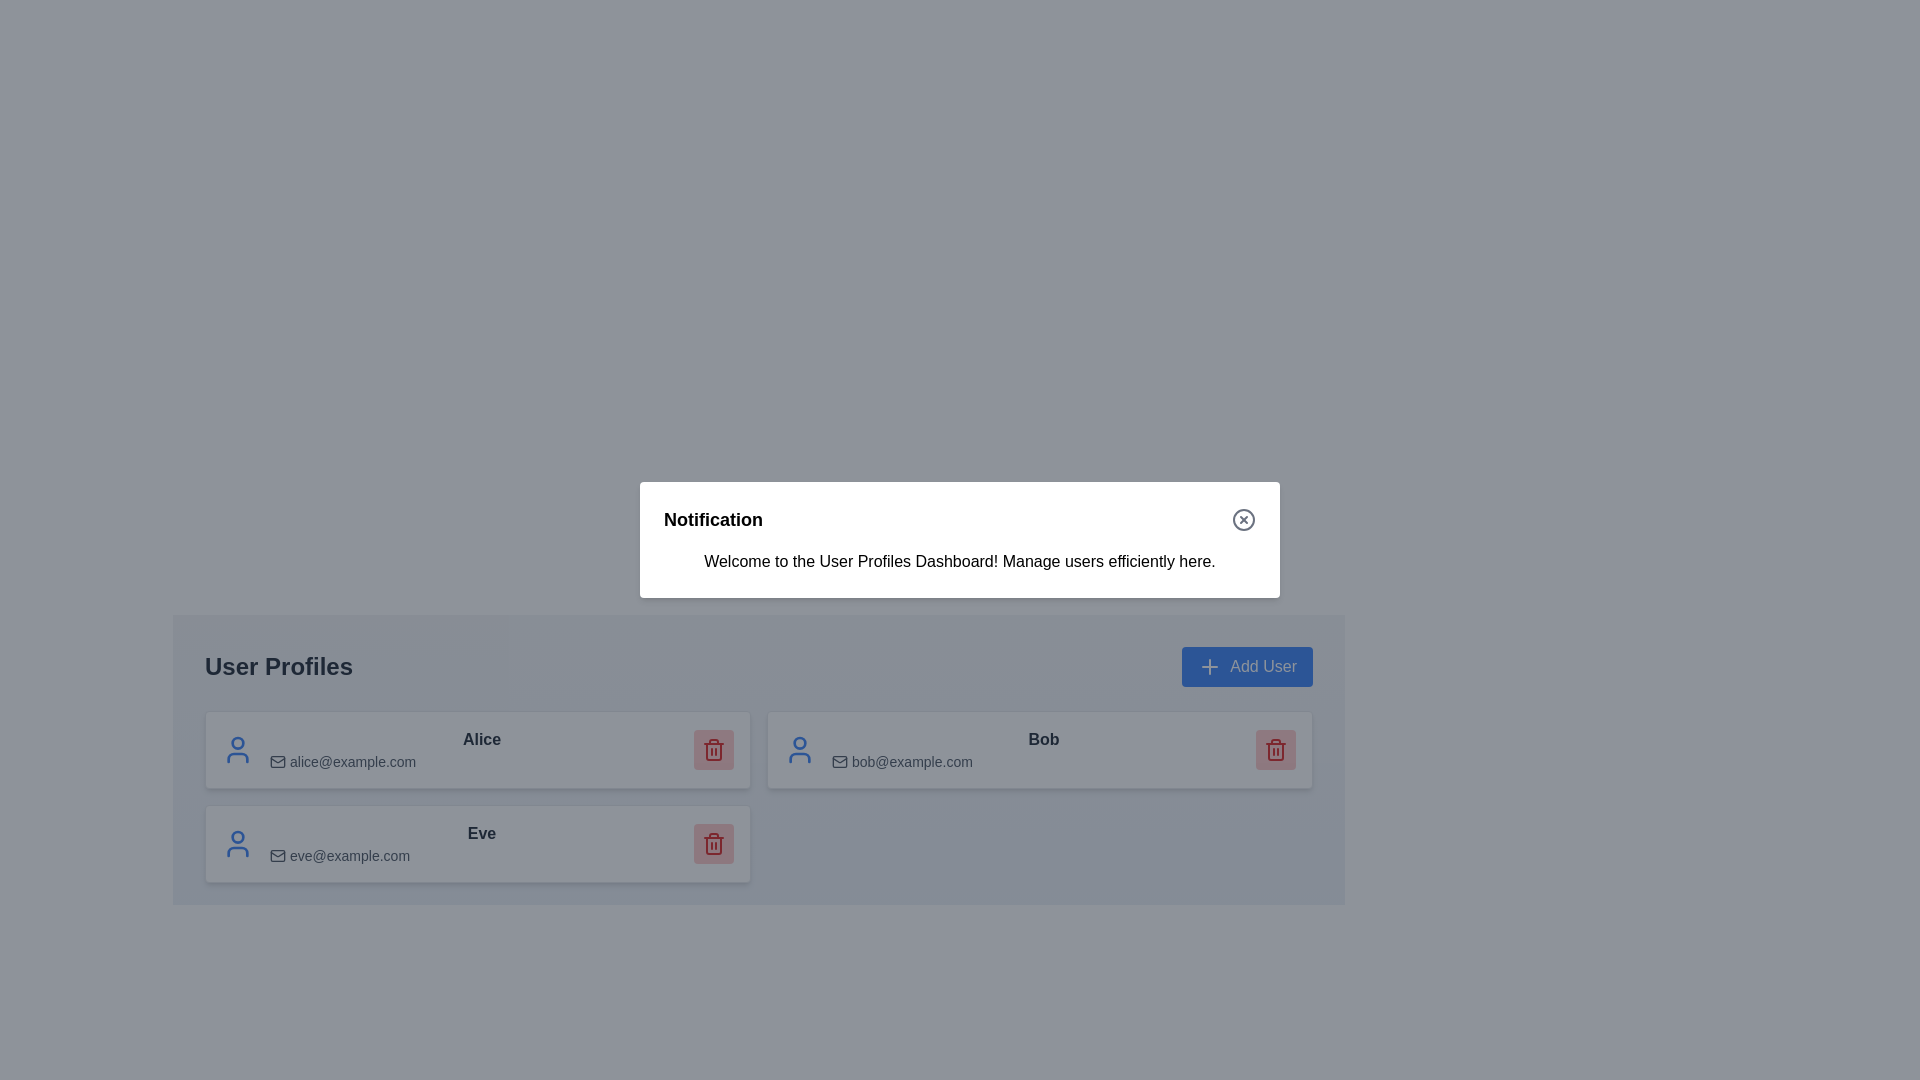 This screenshot has width=1920, height=1080. What do you see at coordinates (1209, 667) in the screenshot?
I see `the plus (+) icon located inside the blue 'Add User' button at the upper-right corner of the user interface` at bounding box center [1209, 667].